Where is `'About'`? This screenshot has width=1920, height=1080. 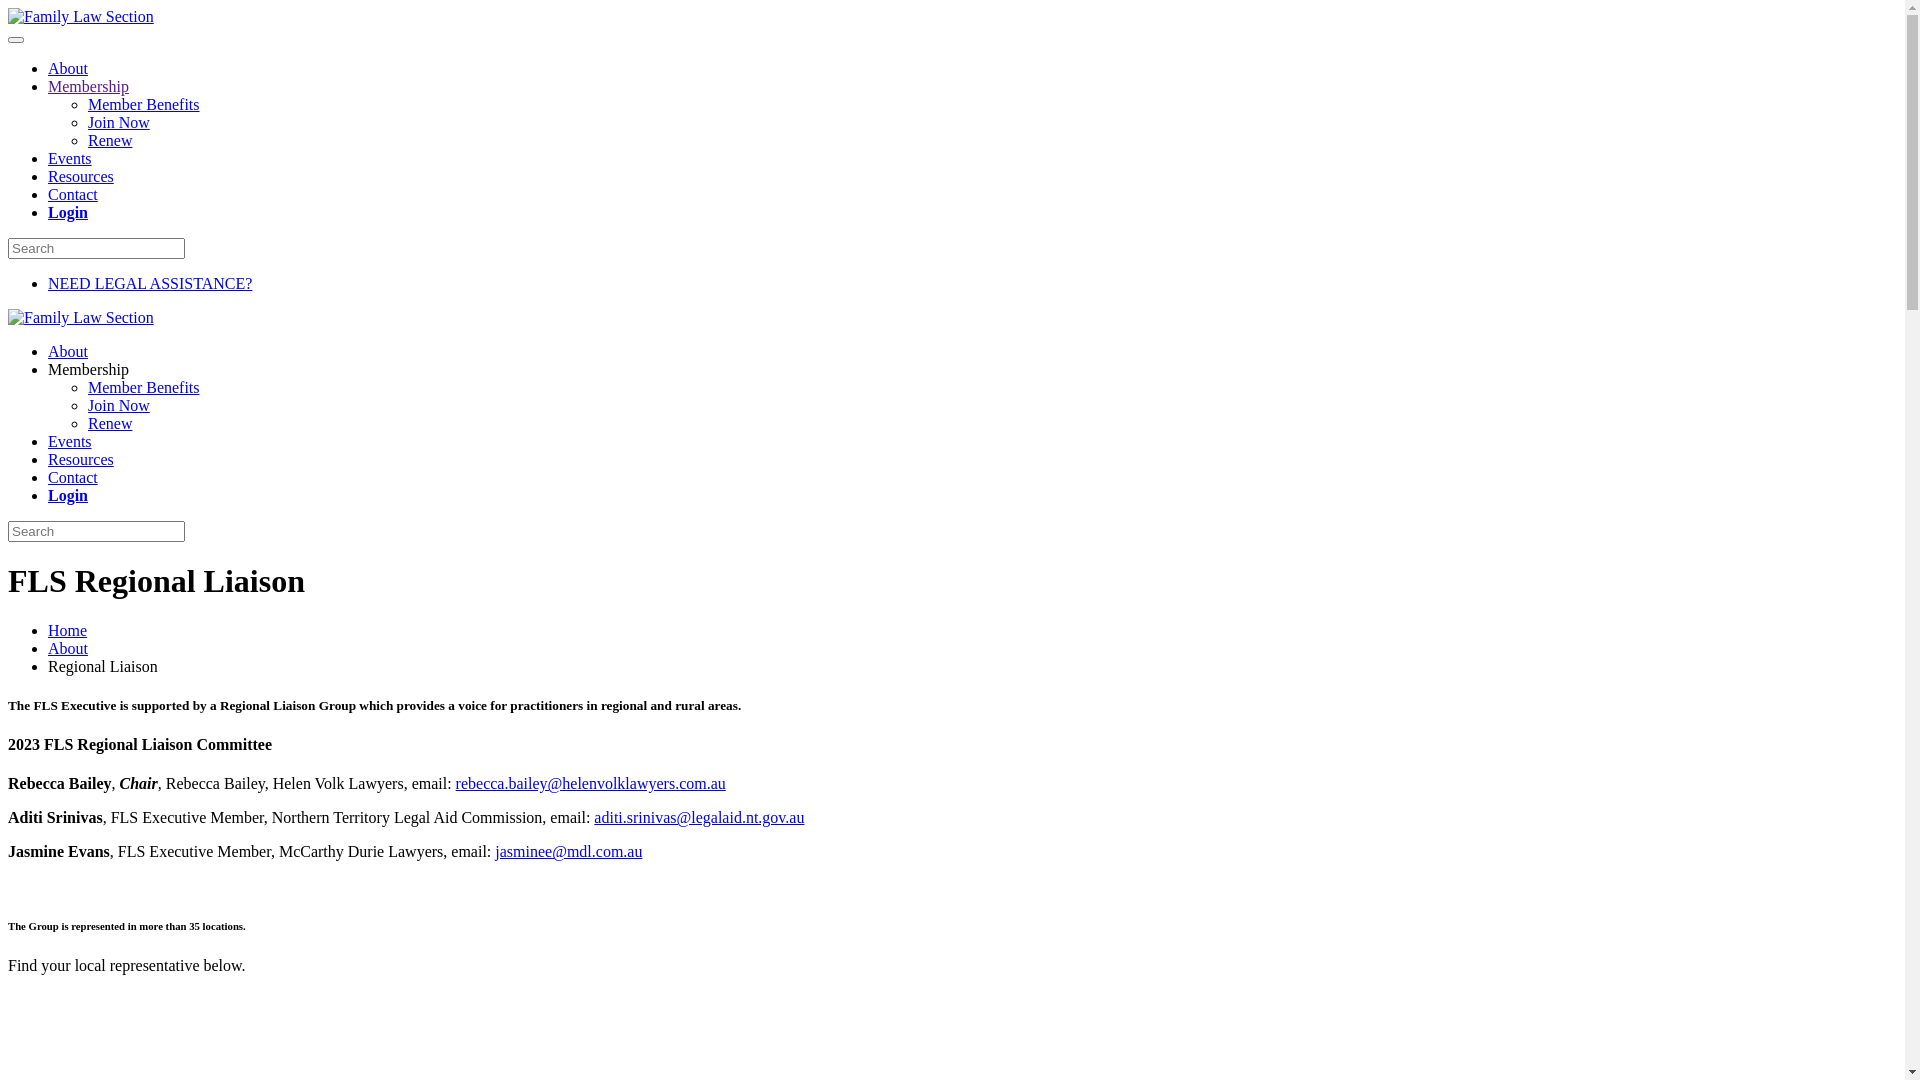
'About' is located at coordinates (67, 350).